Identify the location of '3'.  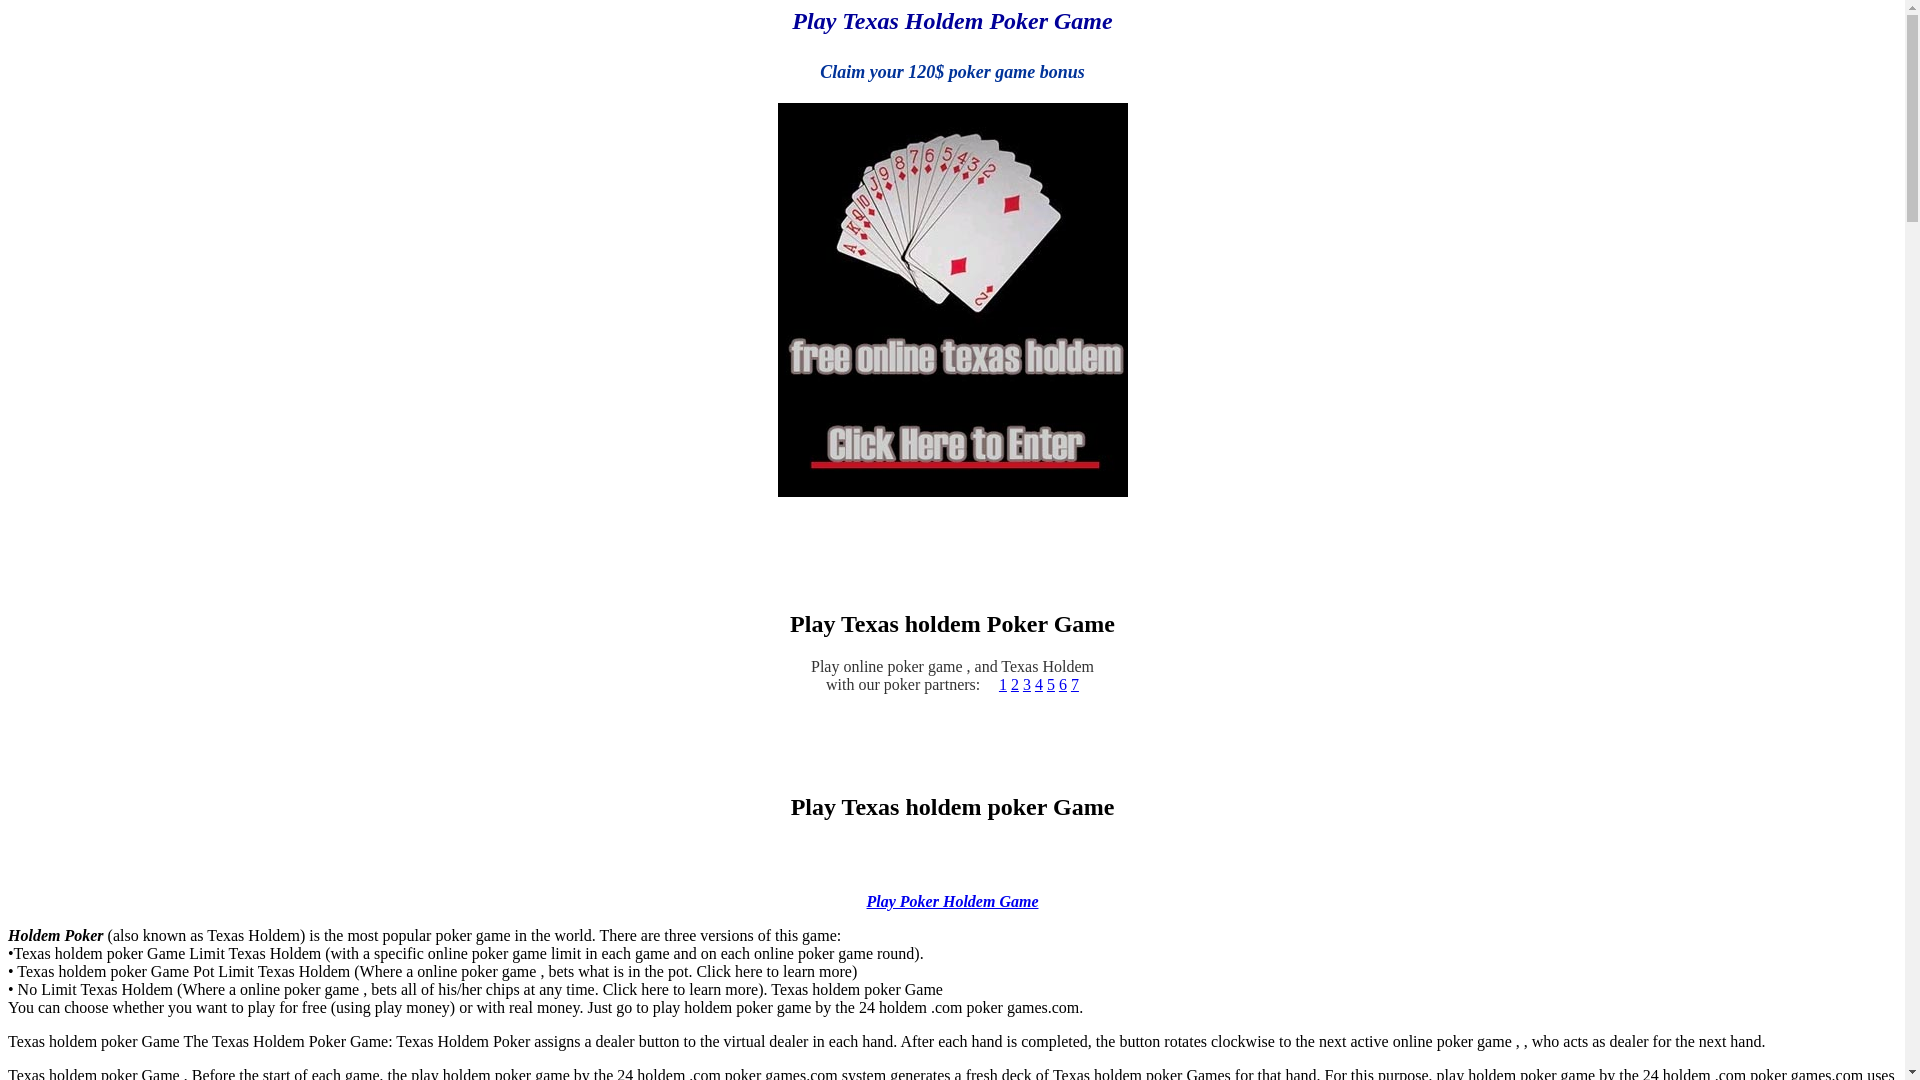
(1027, 683).